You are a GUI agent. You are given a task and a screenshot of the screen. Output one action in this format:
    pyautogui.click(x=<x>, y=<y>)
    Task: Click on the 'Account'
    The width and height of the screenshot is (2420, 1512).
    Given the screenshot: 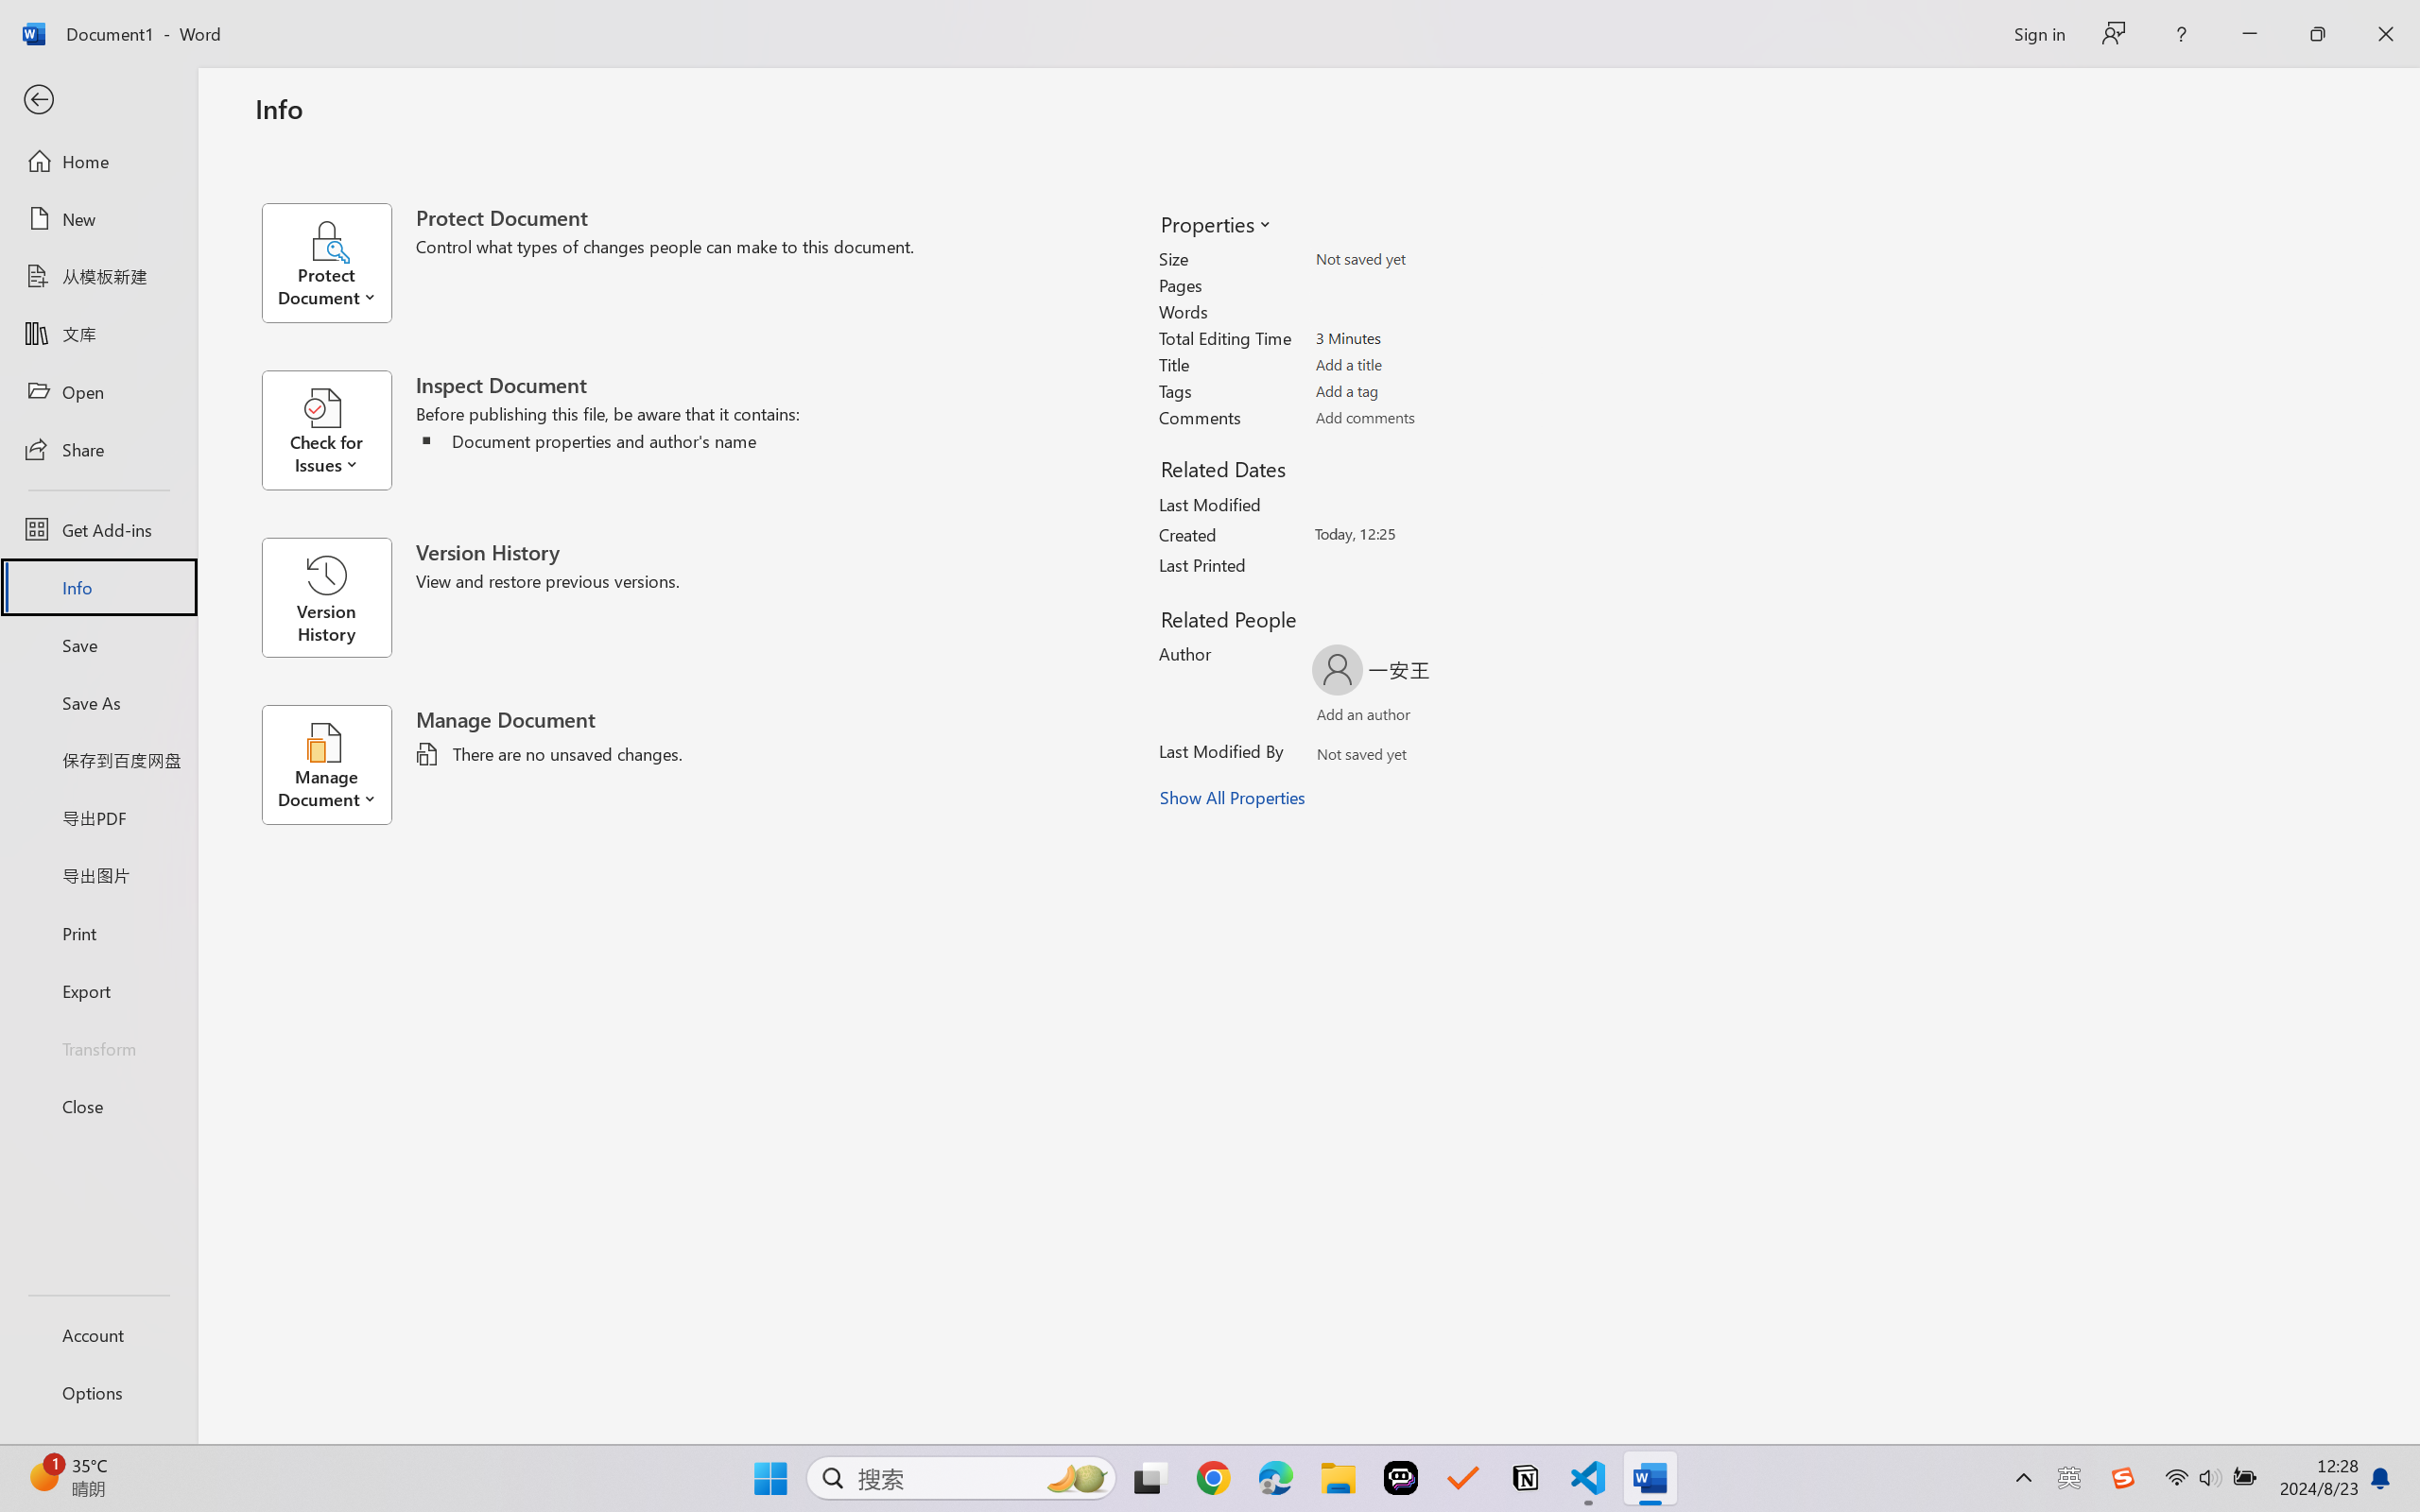 What is the action you would take?
    pyautogui.click(x=97, y=1334)
    